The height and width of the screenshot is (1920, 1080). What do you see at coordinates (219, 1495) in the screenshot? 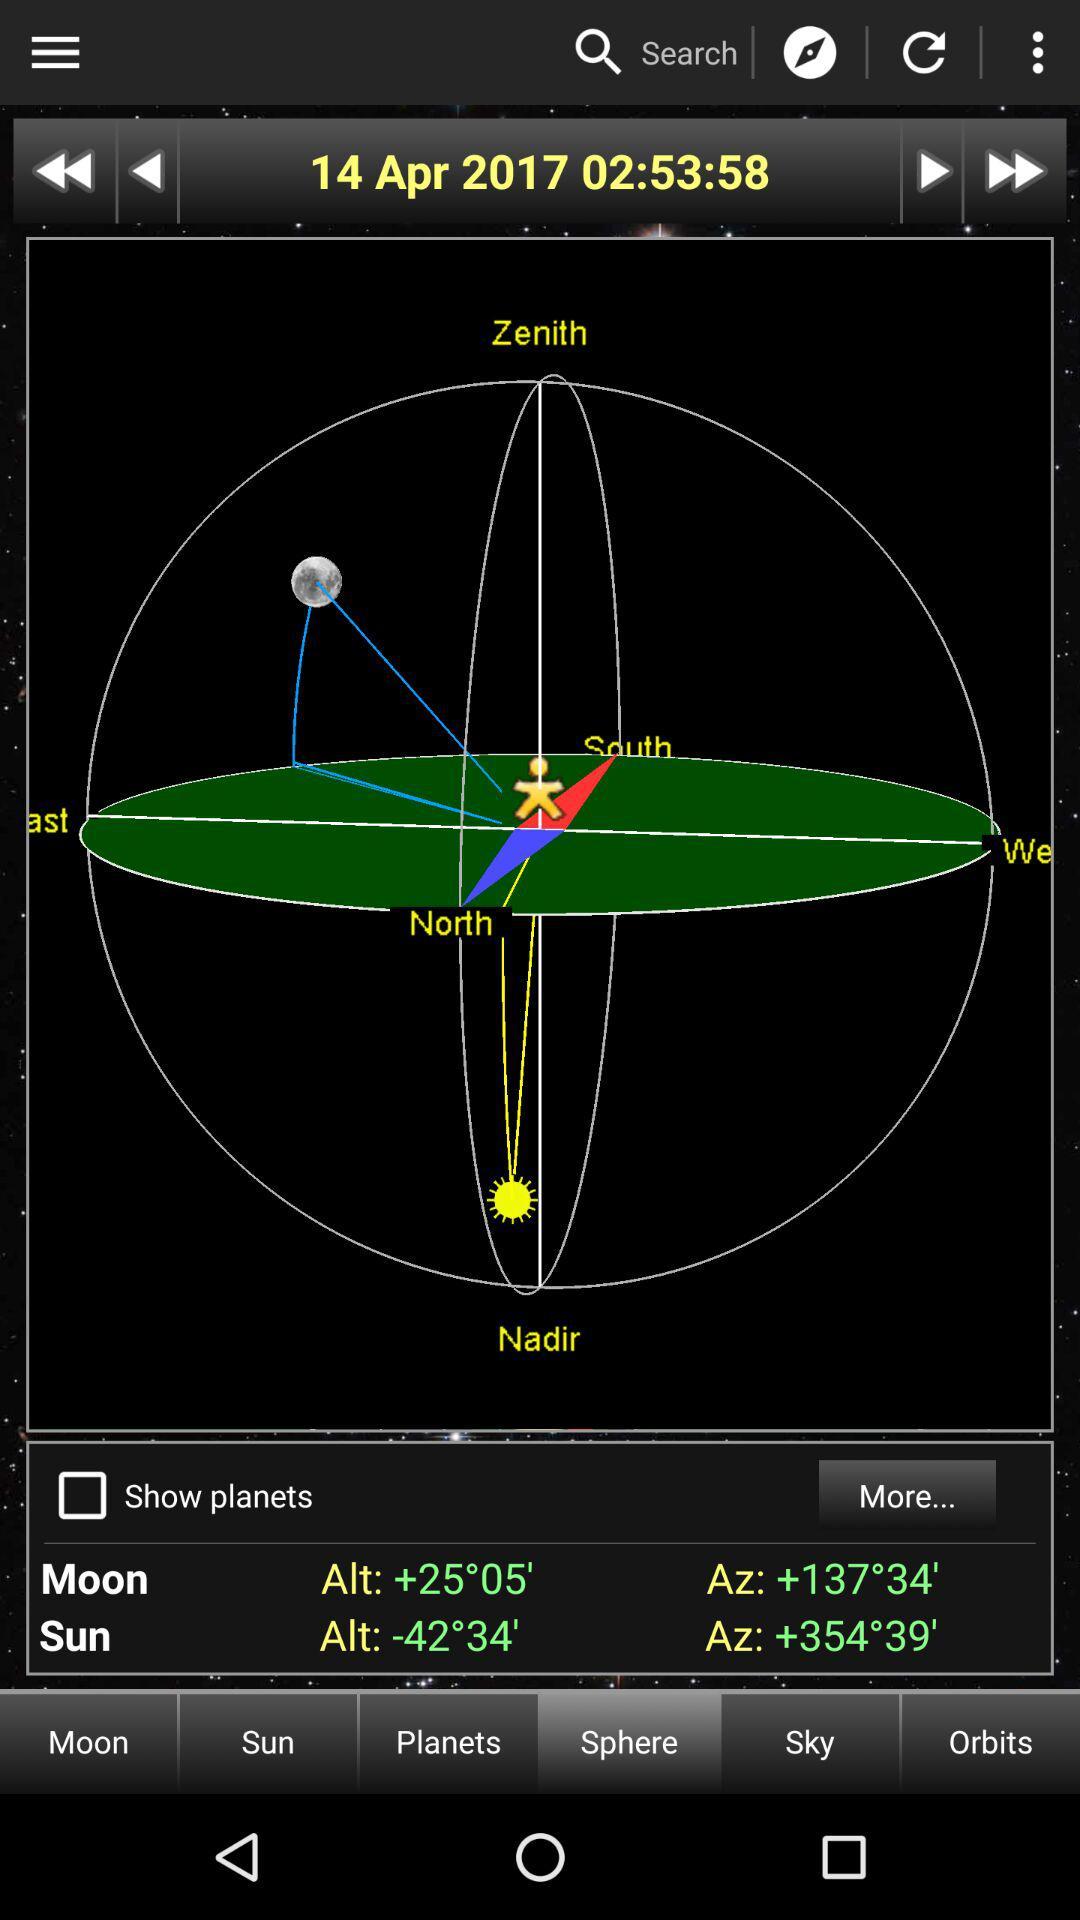
I see `show planets app` at bounding box center [219, 1495].